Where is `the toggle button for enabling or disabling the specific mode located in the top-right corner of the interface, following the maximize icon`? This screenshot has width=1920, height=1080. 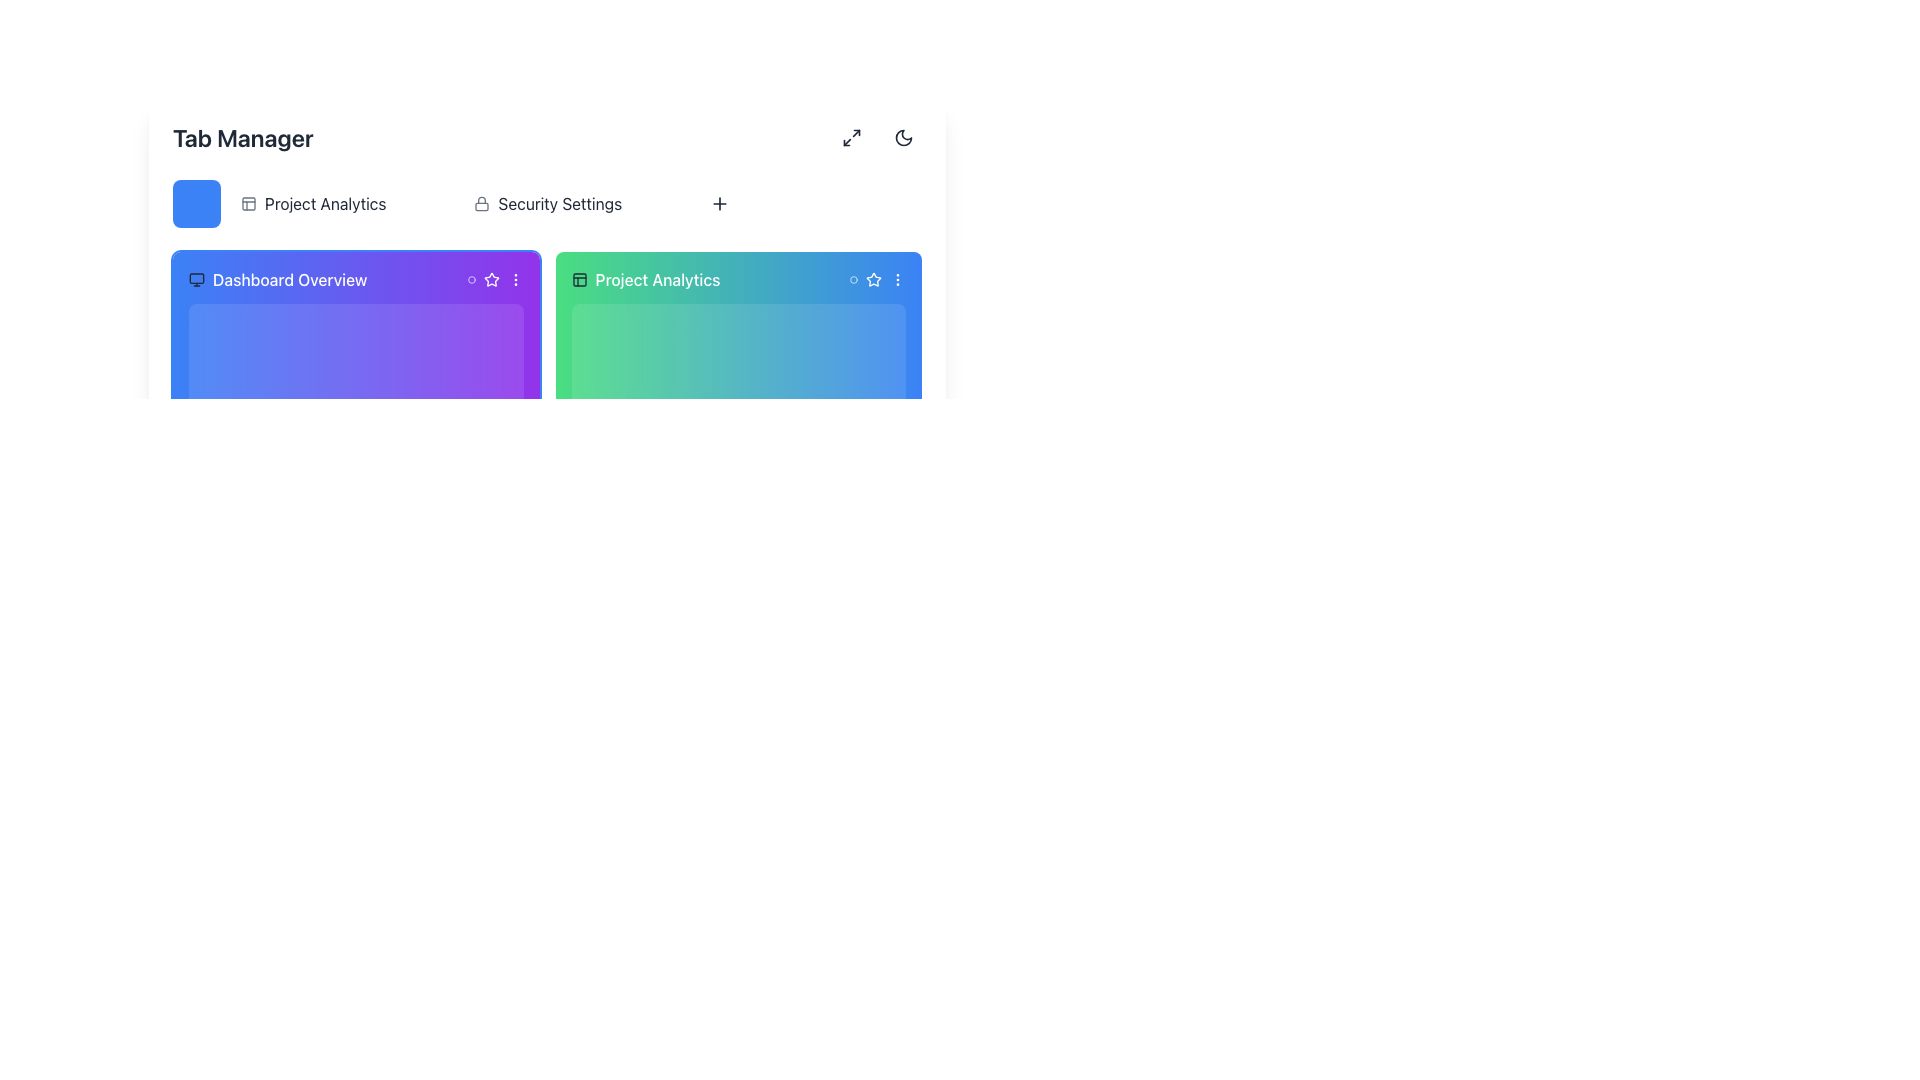 the toggle button for enabling or disabling the specific mode located in the top-right corner of the interface, following the maximize icon is located at coordinates (902, 137).